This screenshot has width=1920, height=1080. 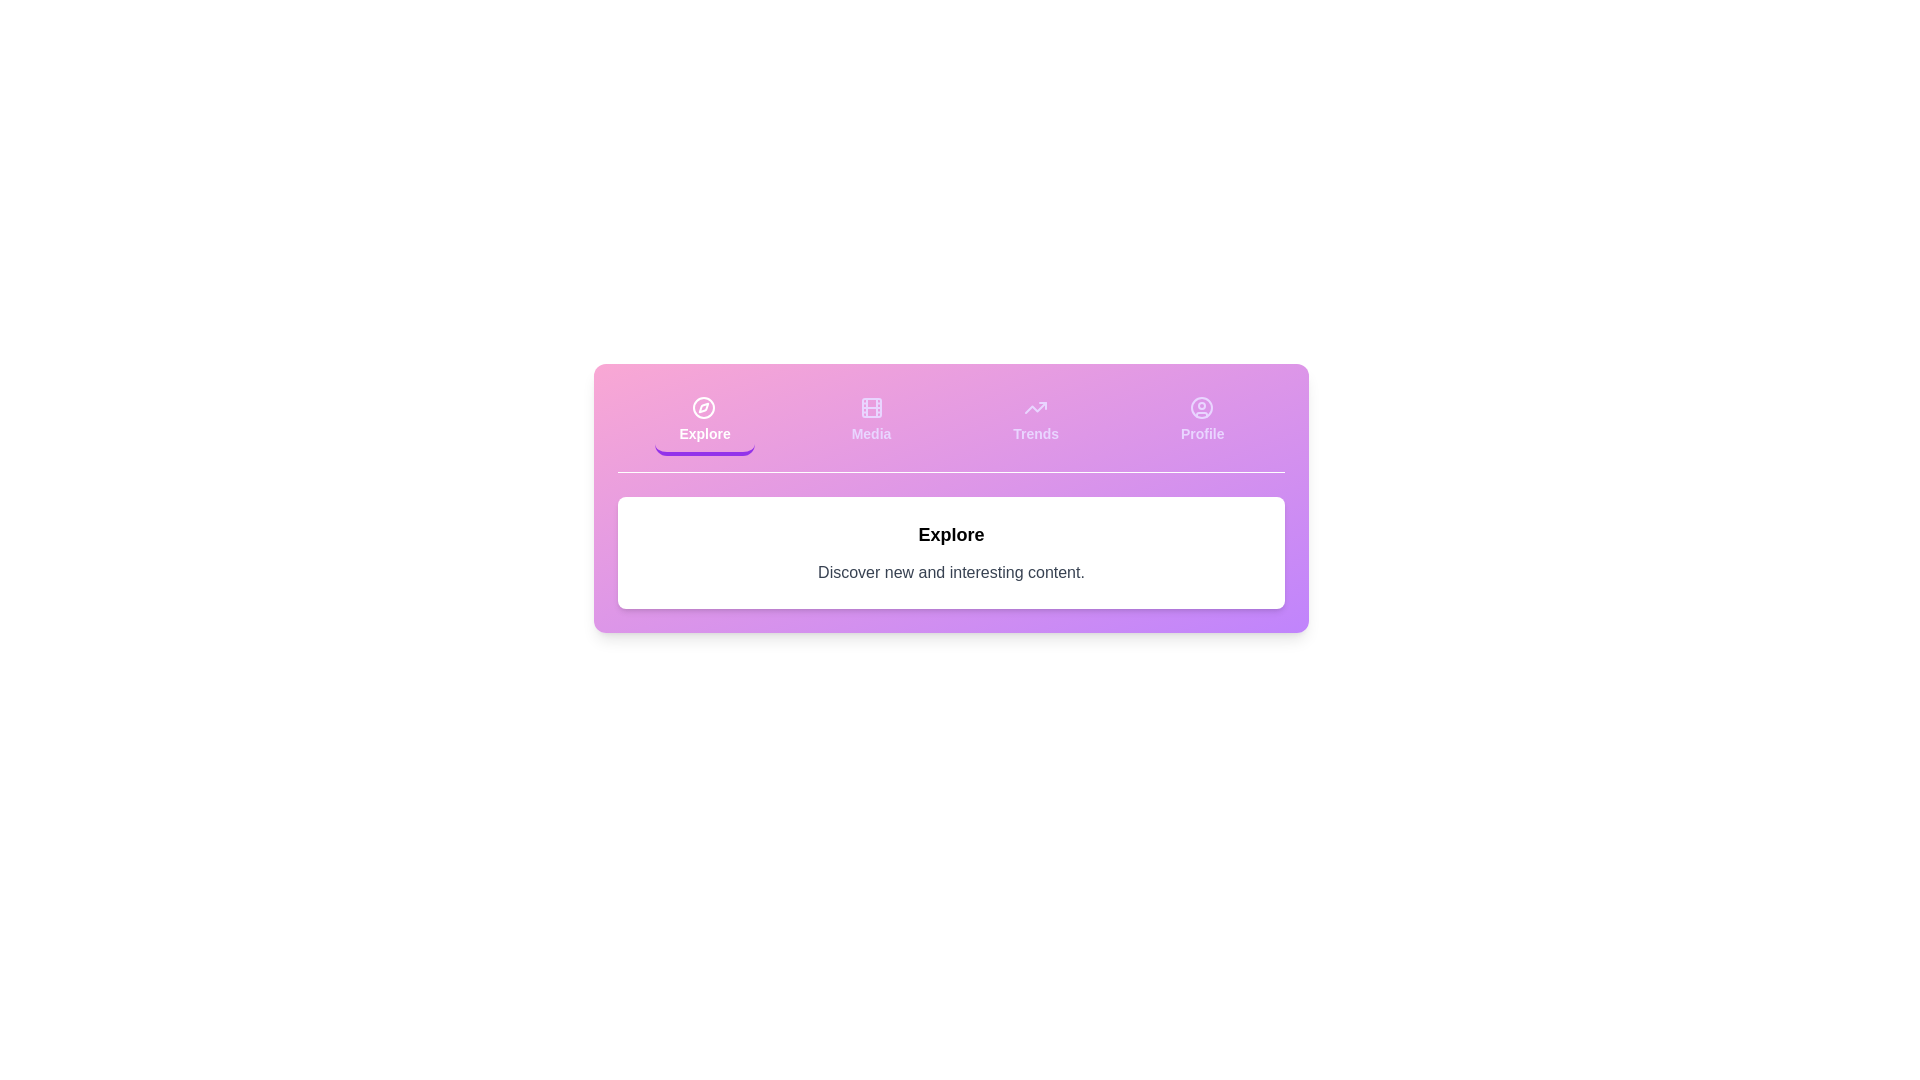 I want to click on the tab button labeled Profile to switch to the corresponding tab, so click(x=1200, y=420).